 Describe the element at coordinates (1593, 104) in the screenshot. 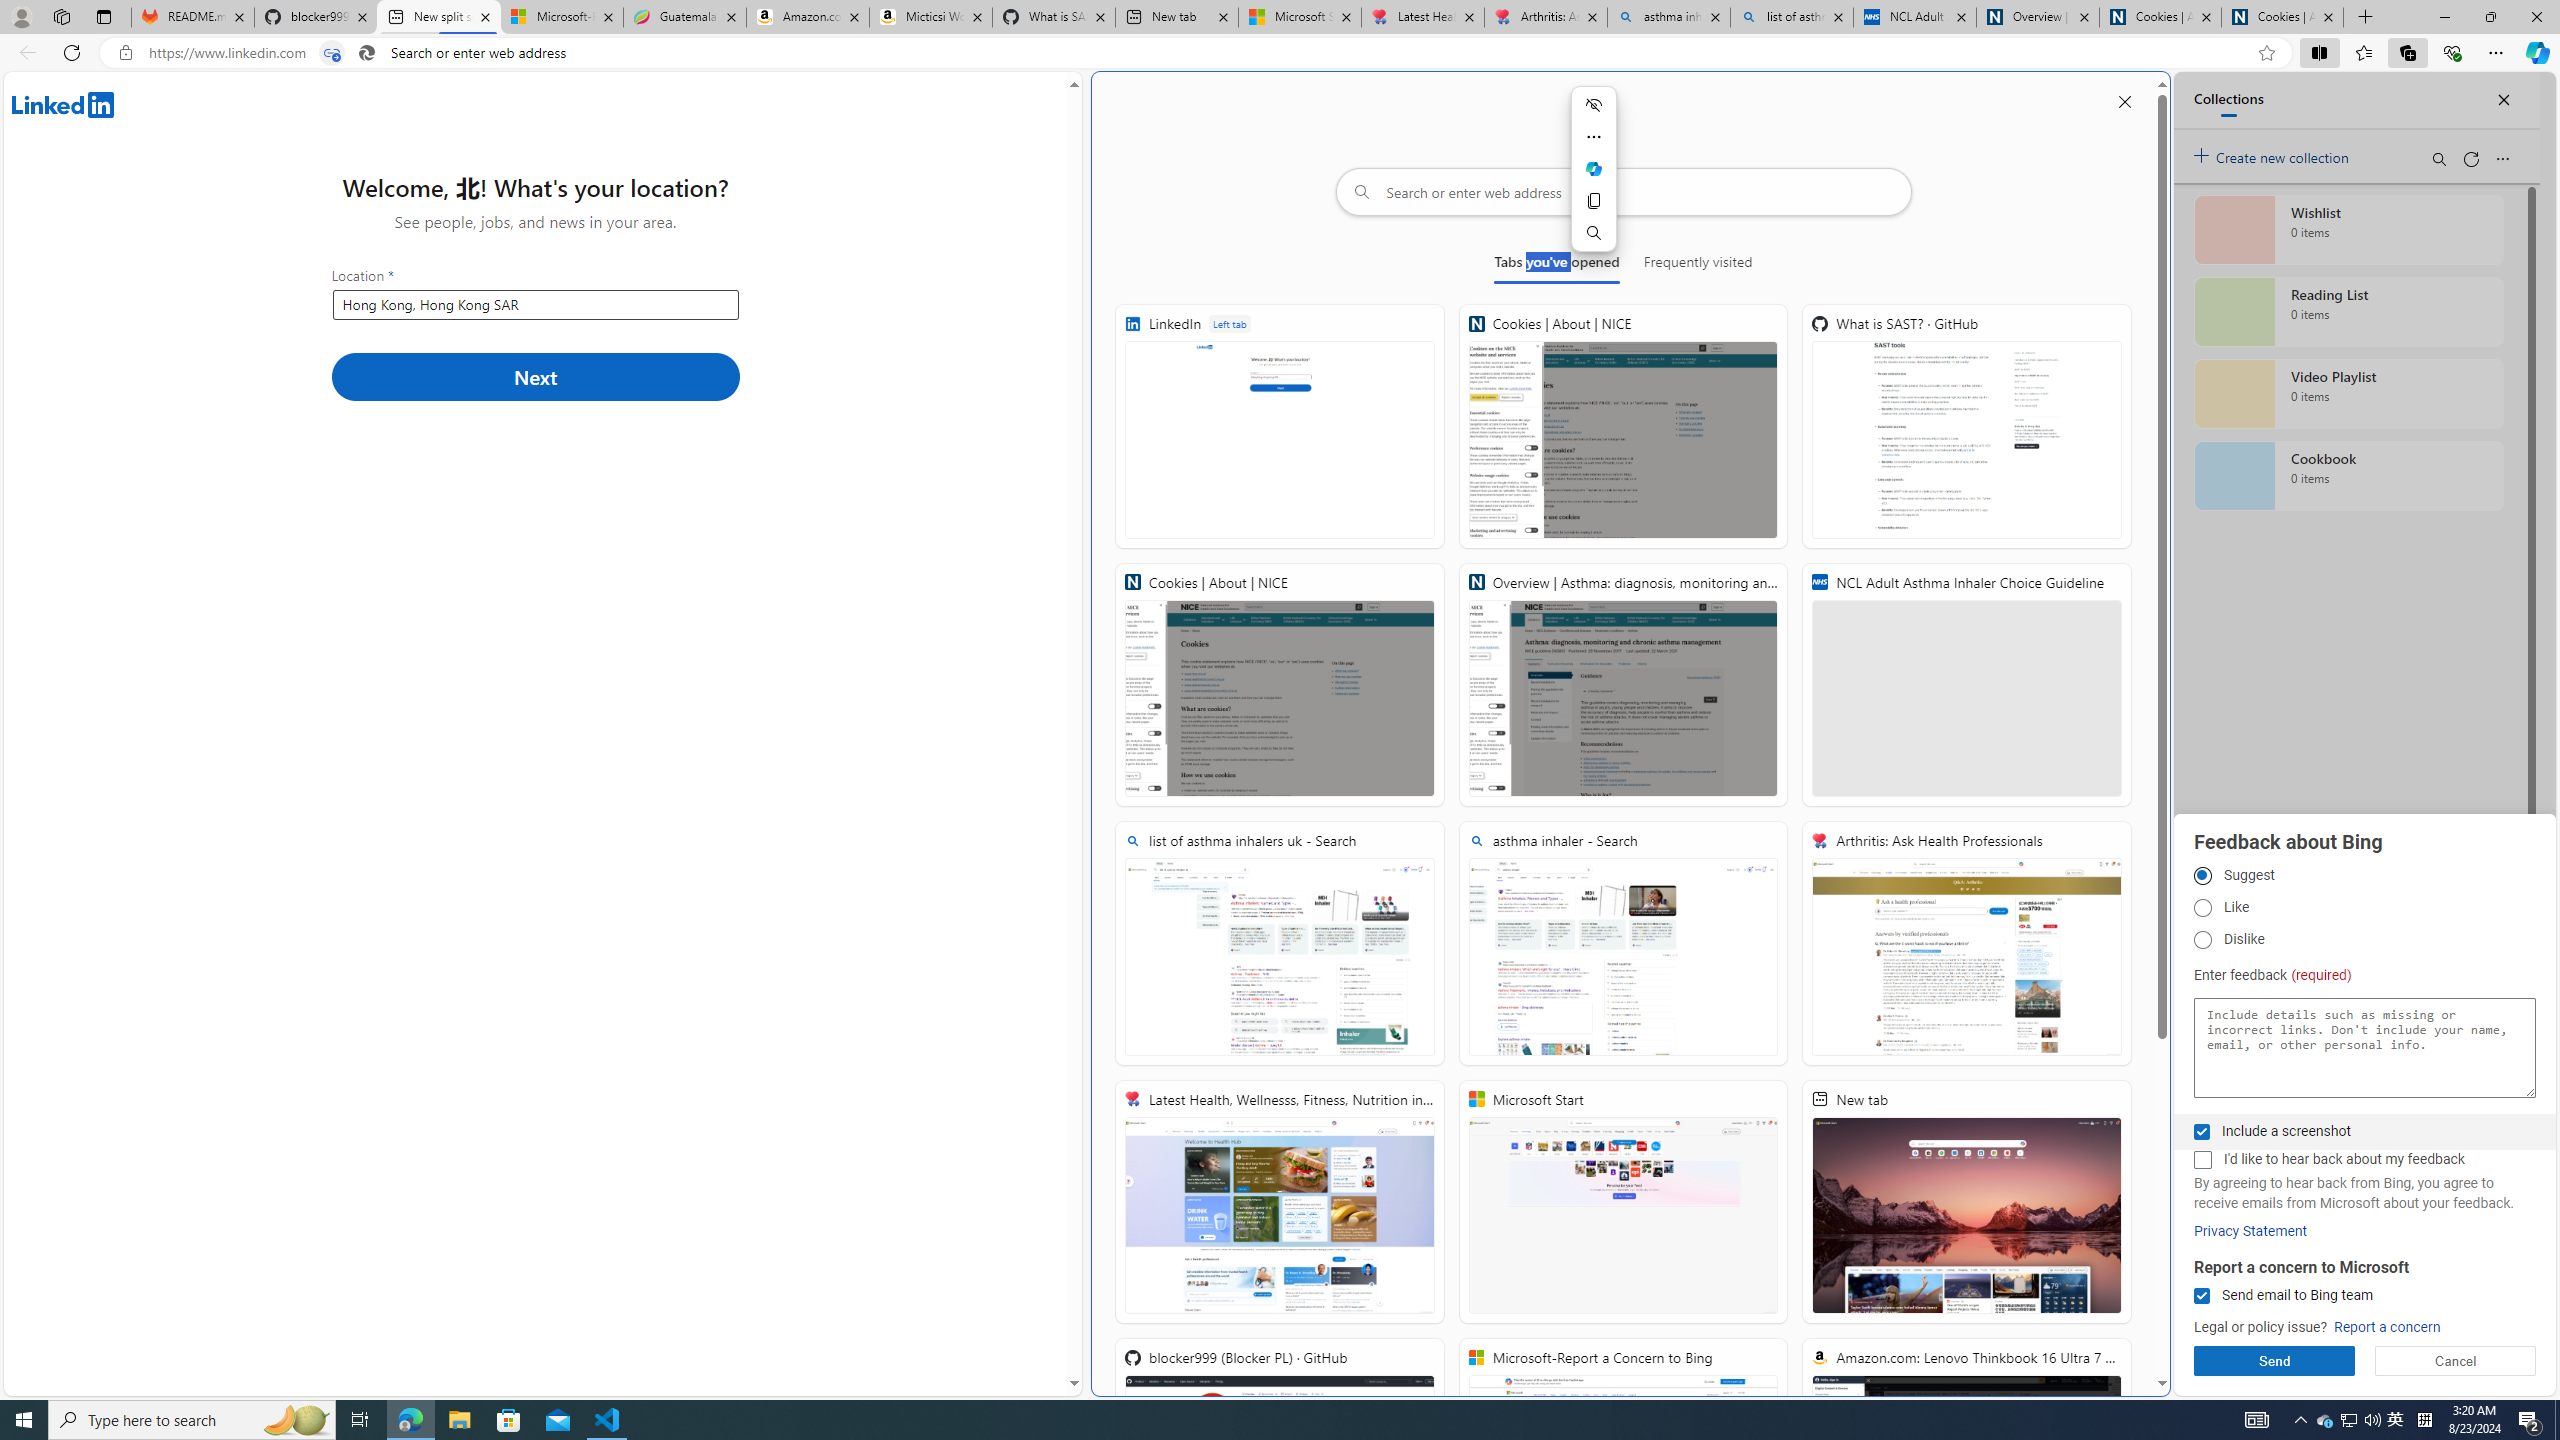

I see `'Hide menu'` at that location.